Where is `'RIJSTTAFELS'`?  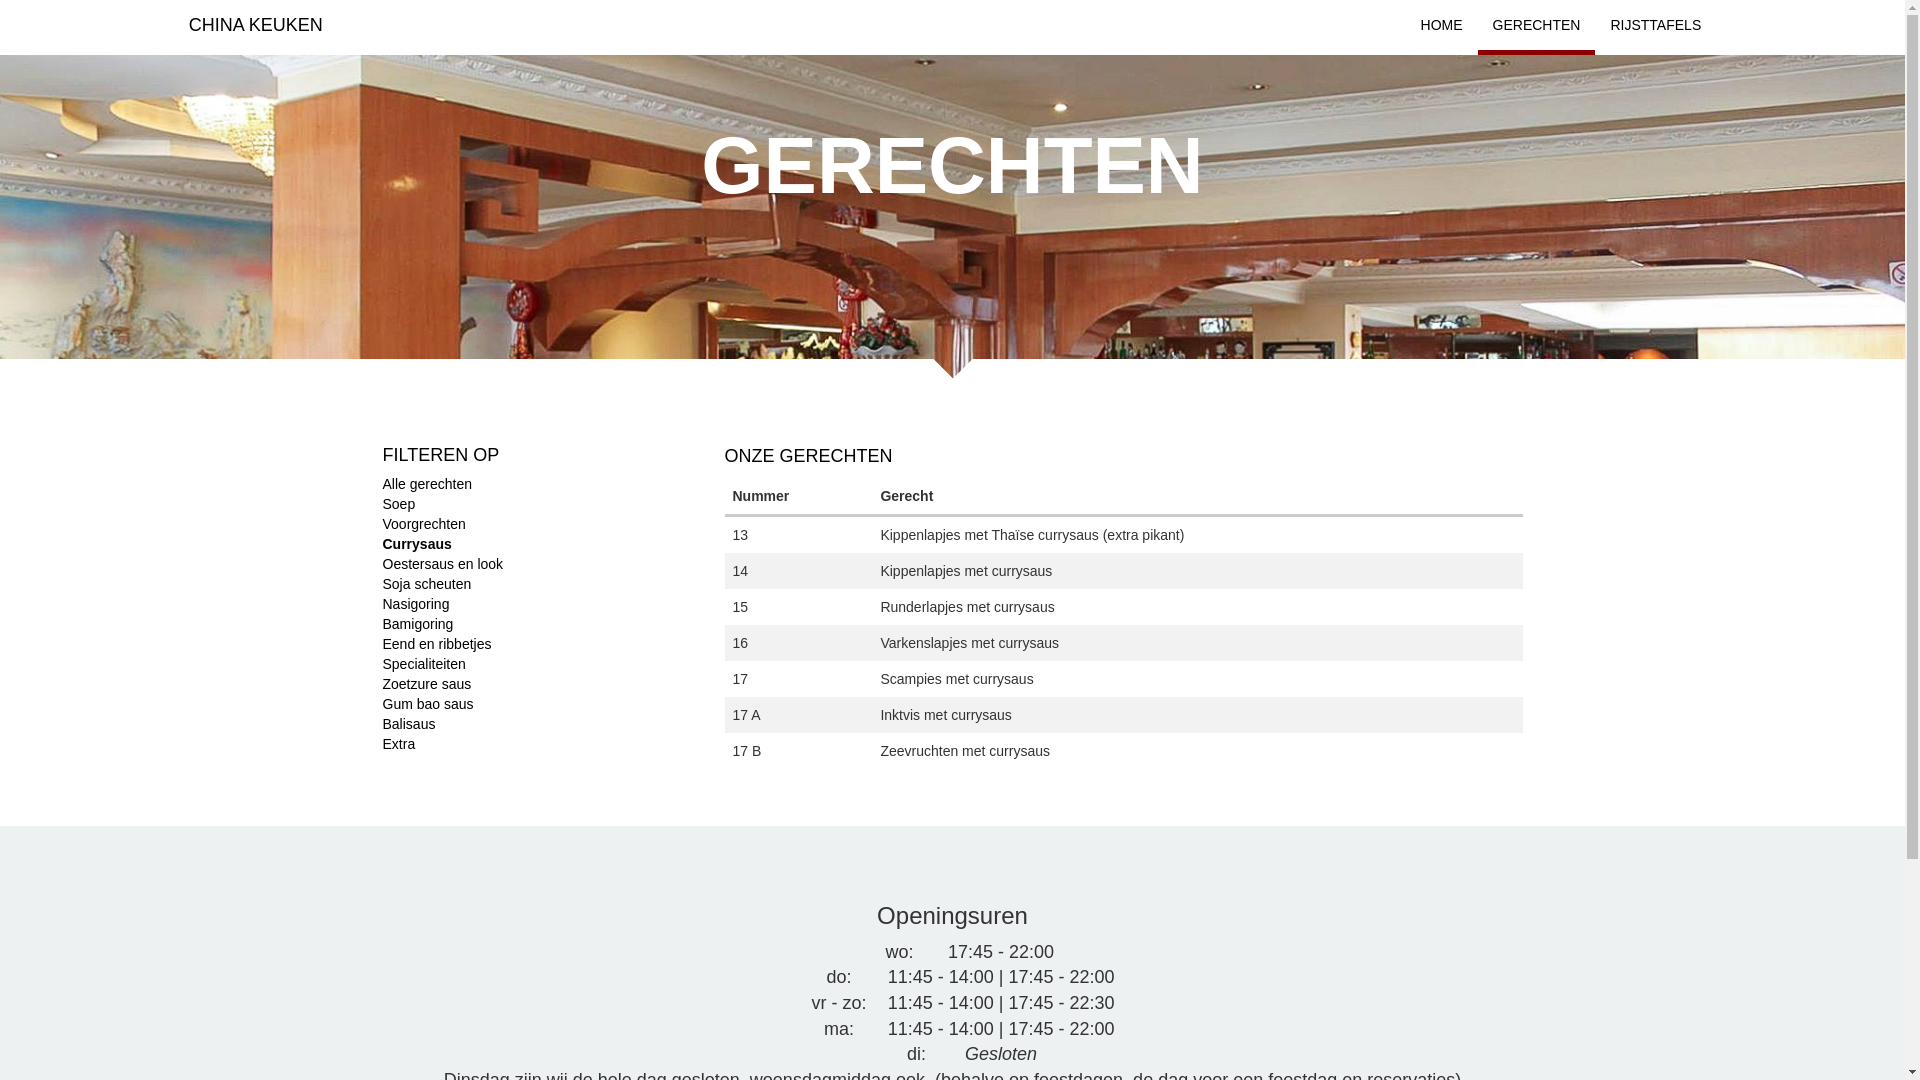
'RIJSTTAFELS' is located at coordinates (1655, 24).